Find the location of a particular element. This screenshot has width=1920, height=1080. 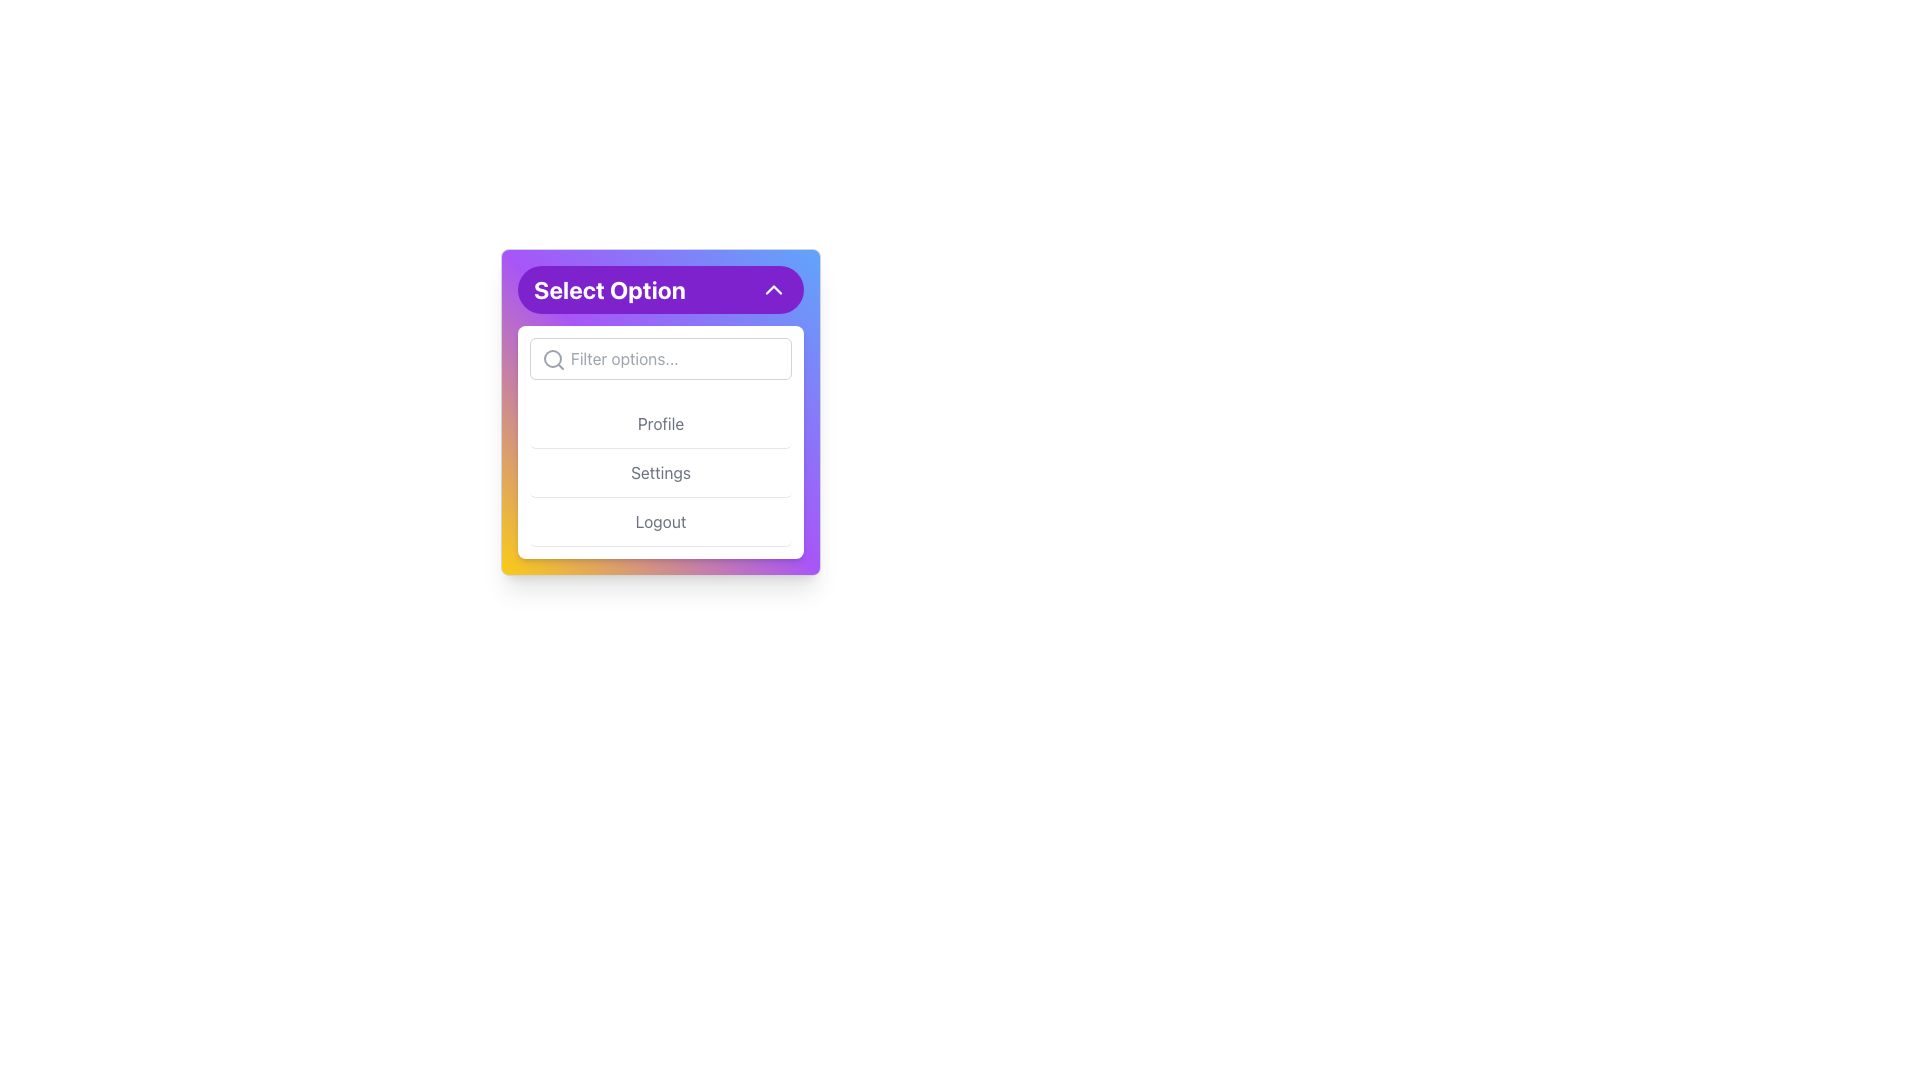

the button with a purple rectangular background and white text that reads 'Select Option' to trigger hover effects is located at coordinates (661, 289).